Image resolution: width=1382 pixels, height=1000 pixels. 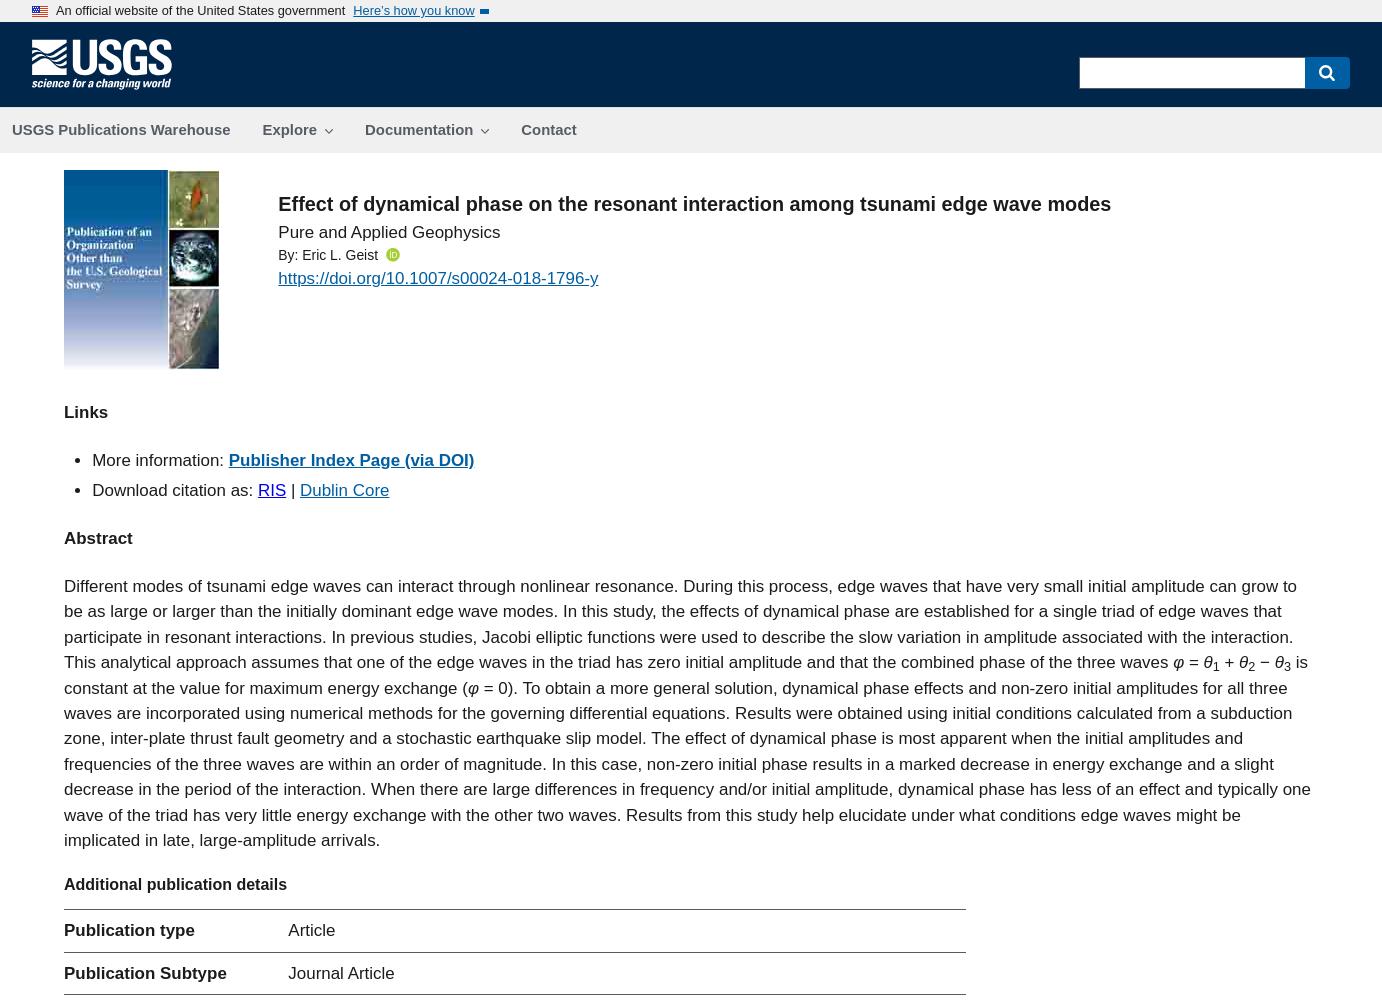 I want to click on '1', so click(x=1215, y=666).